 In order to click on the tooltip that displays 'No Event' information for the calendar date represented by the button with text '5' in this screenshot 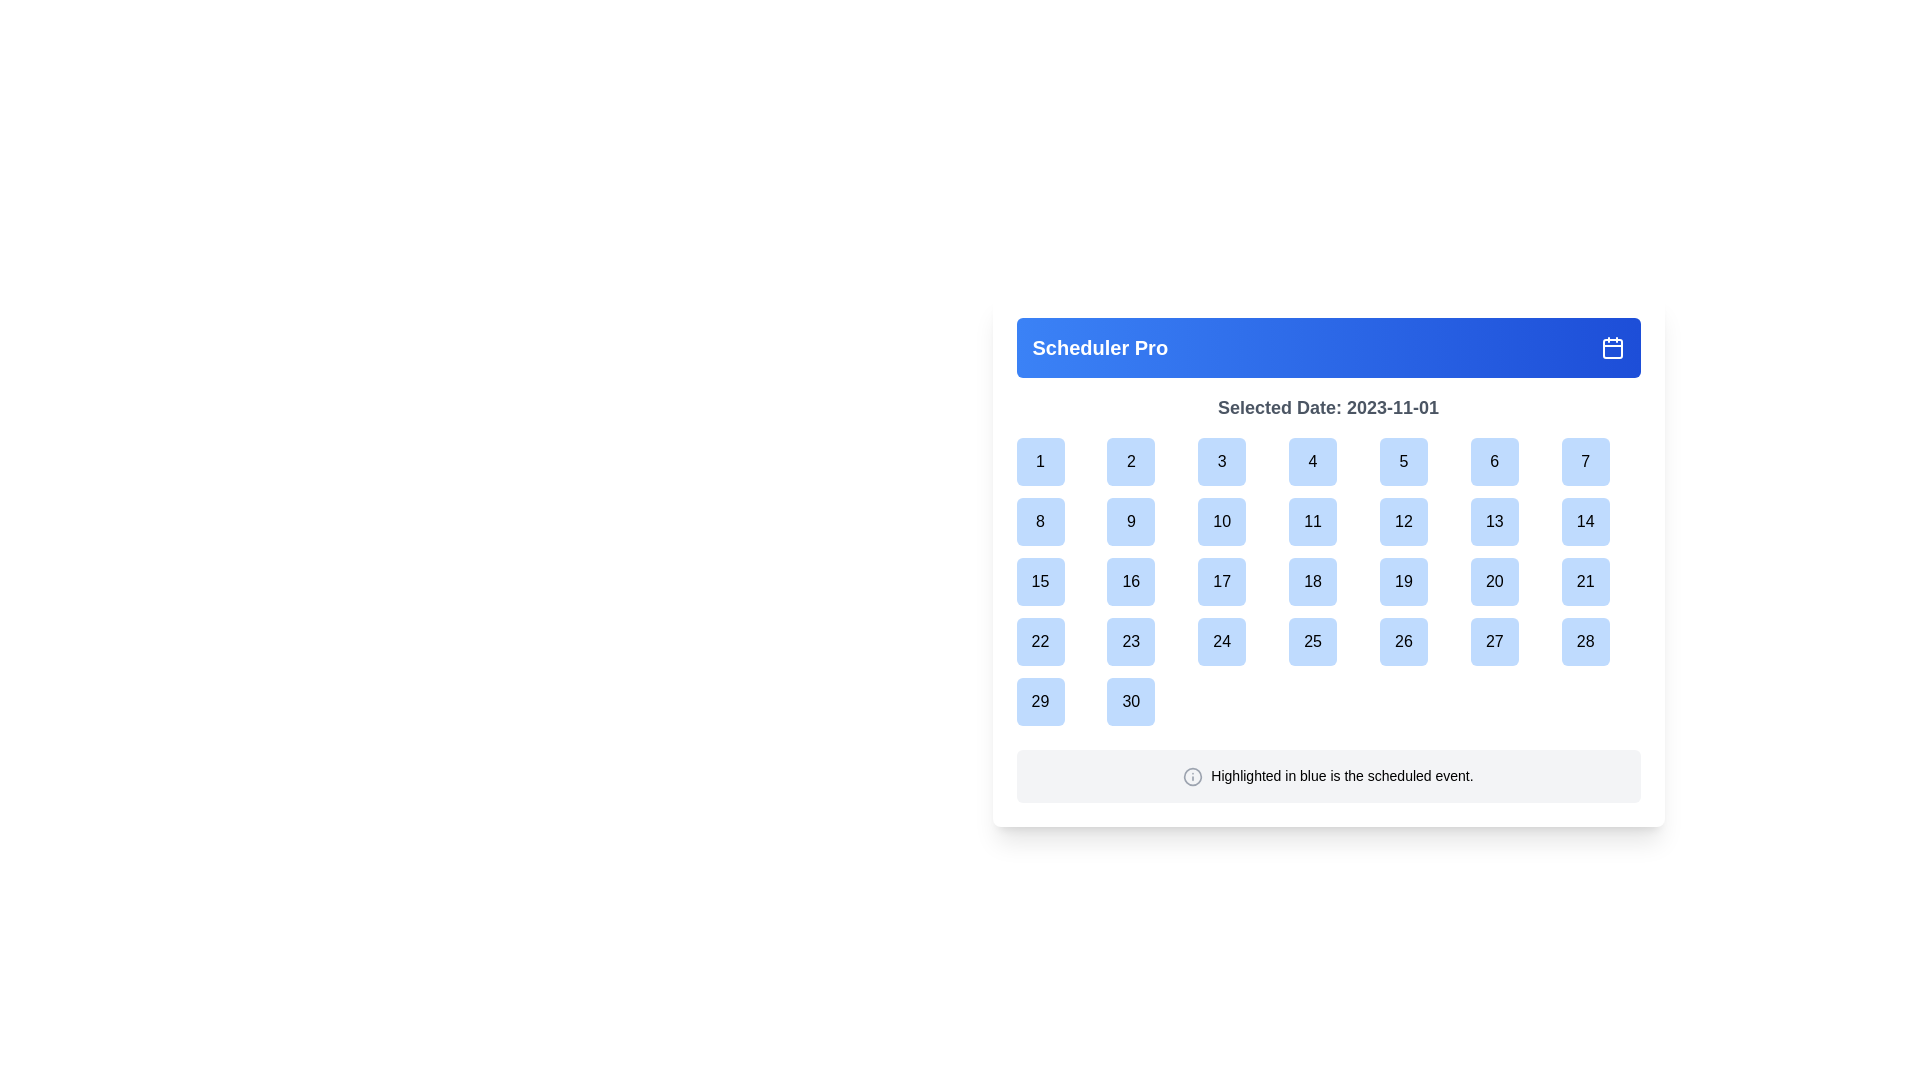, I will do `click(1420, 501)`.